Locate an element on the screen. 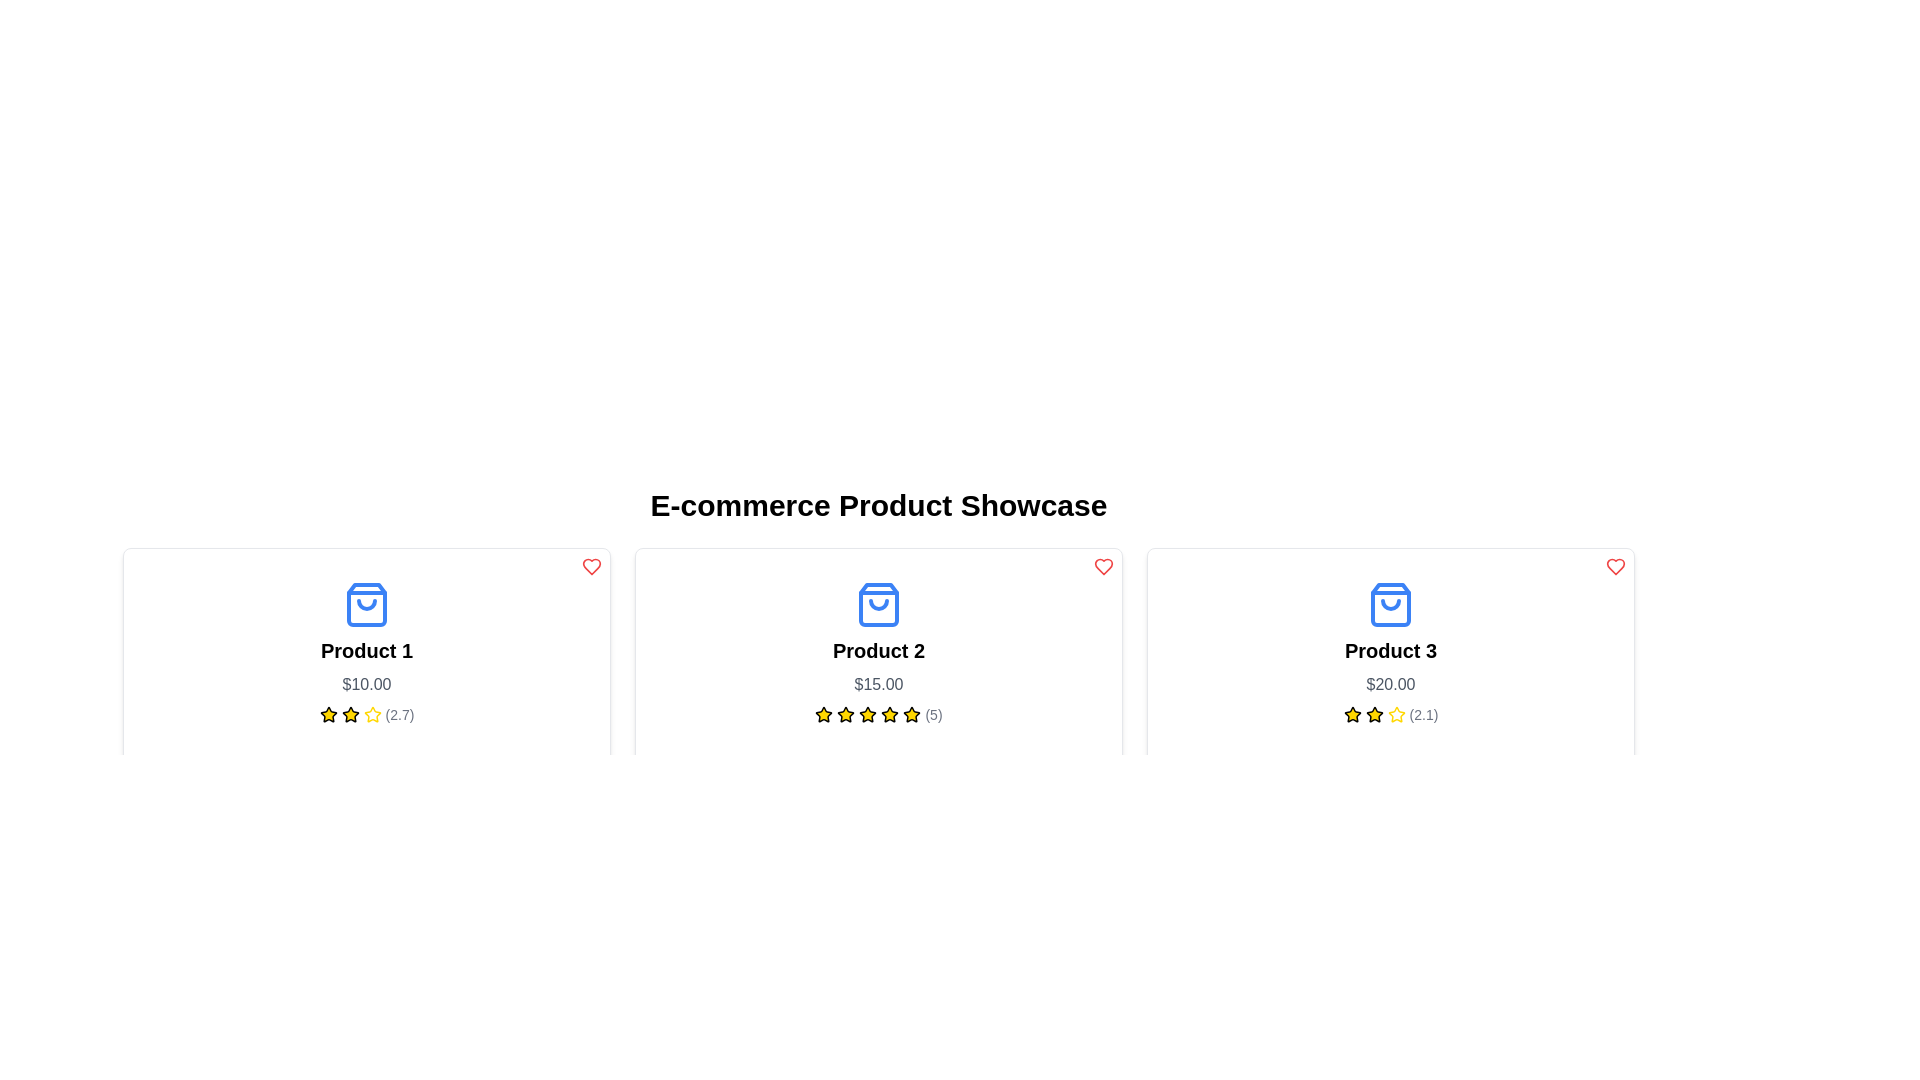 This screenshot has width=1920, height=1080. the small text component displaying the value '(5)' which is located below the product name and price, next to the star rating icons is located at coordinates (933, 713).